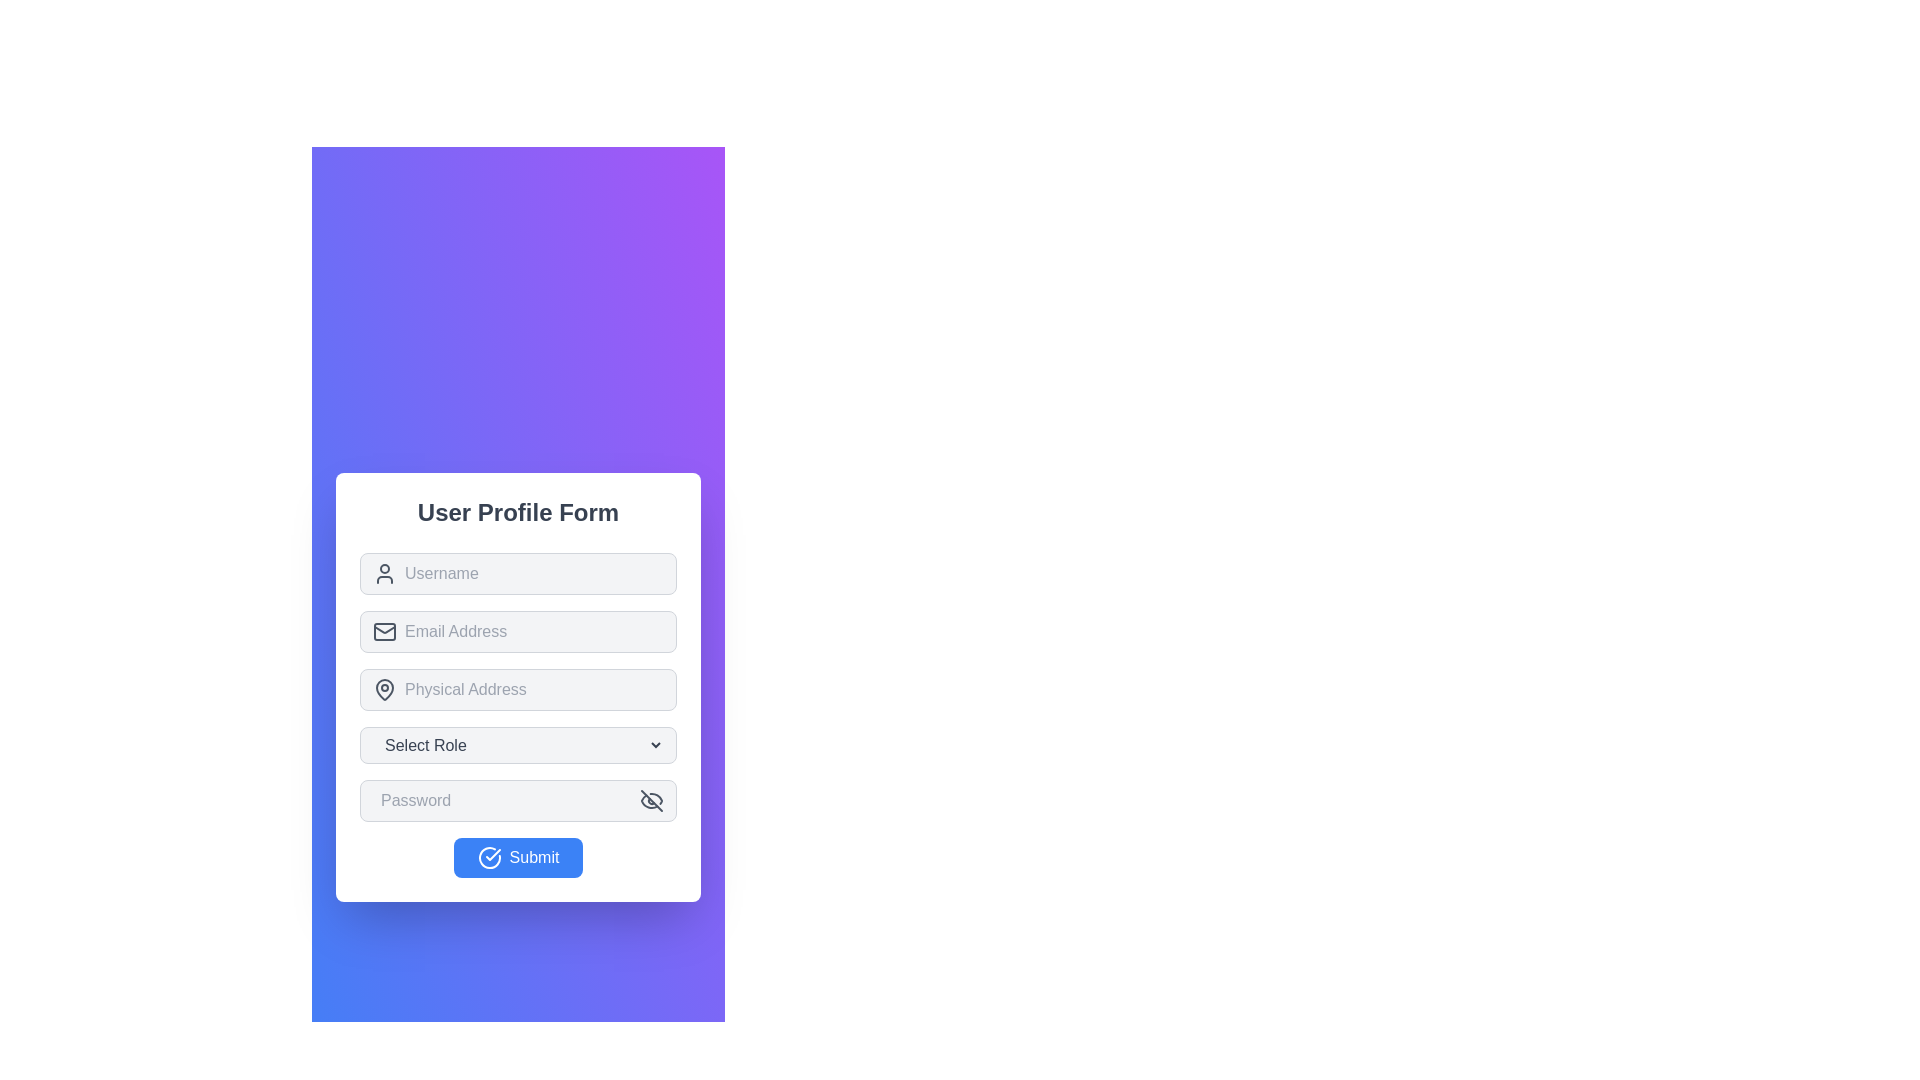 The width and height of the screenshot is (1920, 1080). Describe the element at coordinates (652, 798) in the screenshot. I see `the button with an icon at the right end of the password input field` at that location.